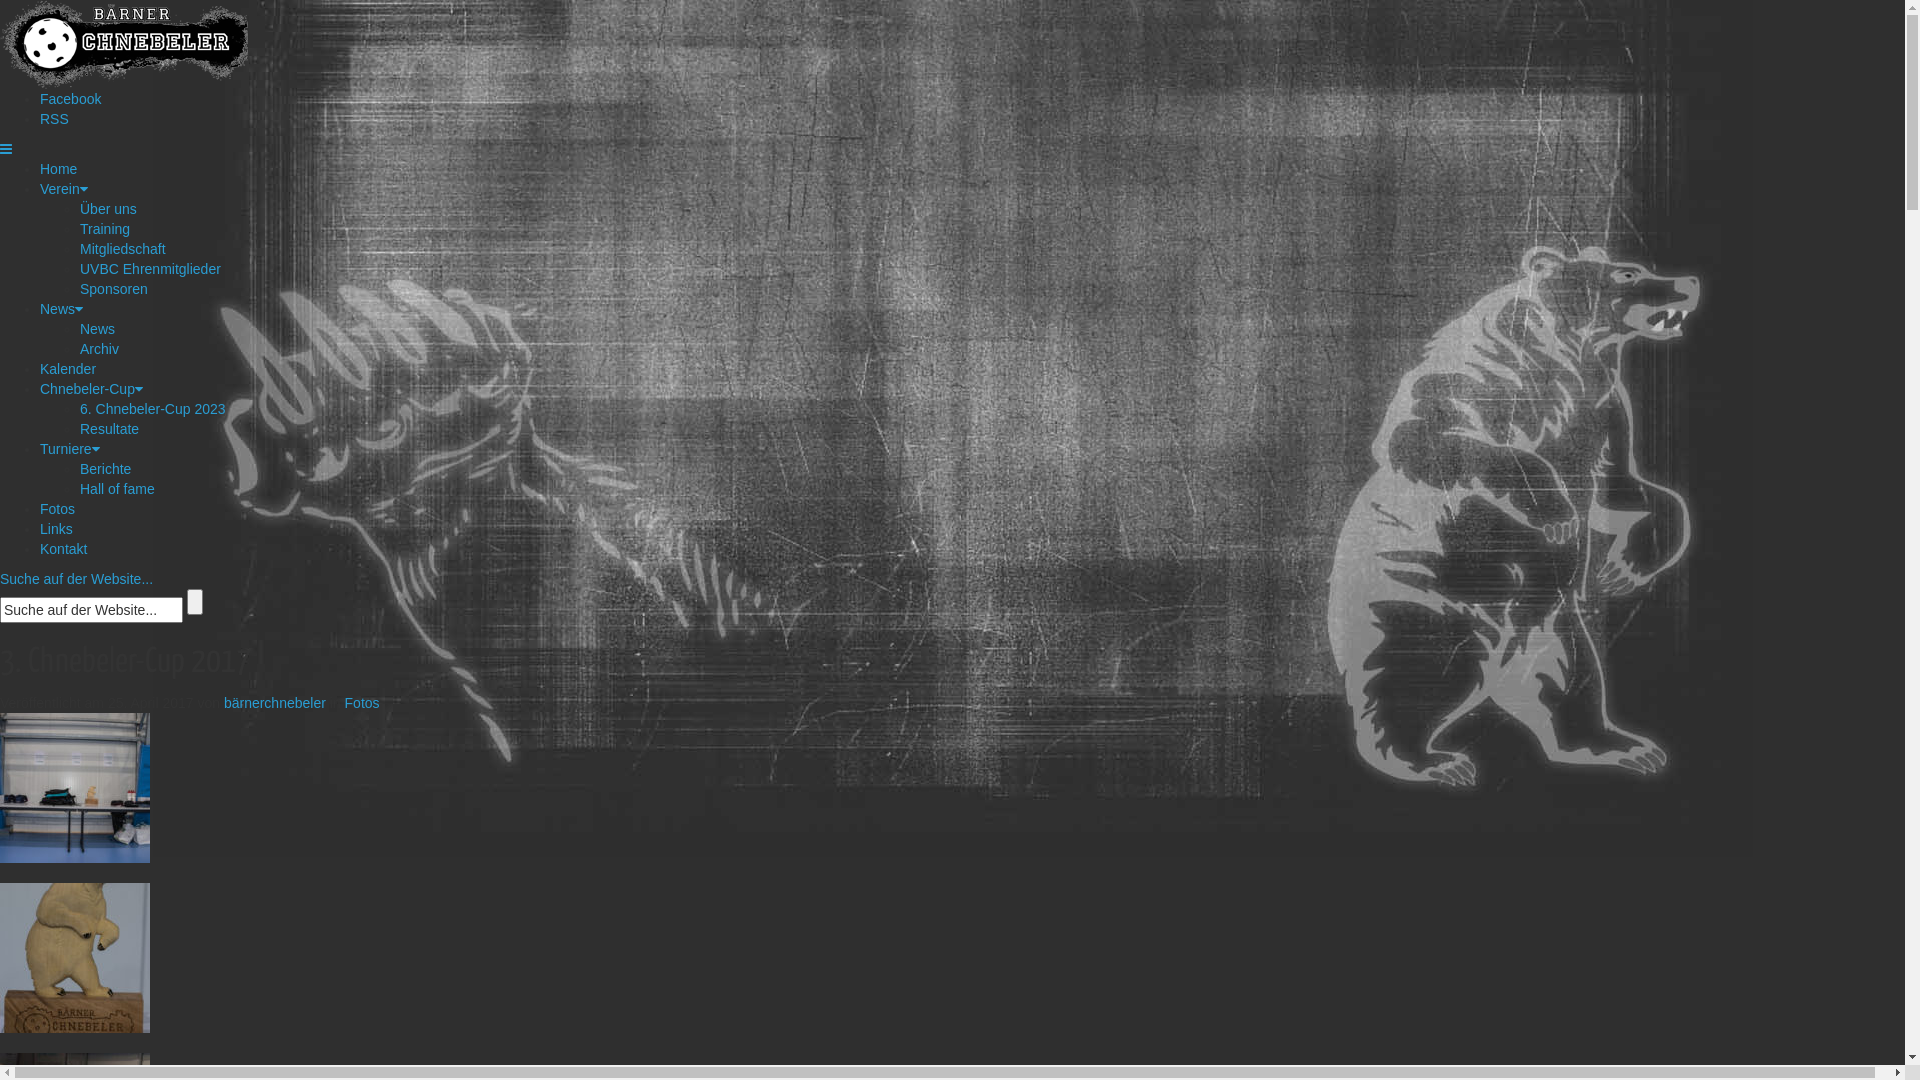  What do you see at coordinates (76, 578) in the screenshot?
I see `'Suche auf der Website...'` at bounding box center [76, 578].